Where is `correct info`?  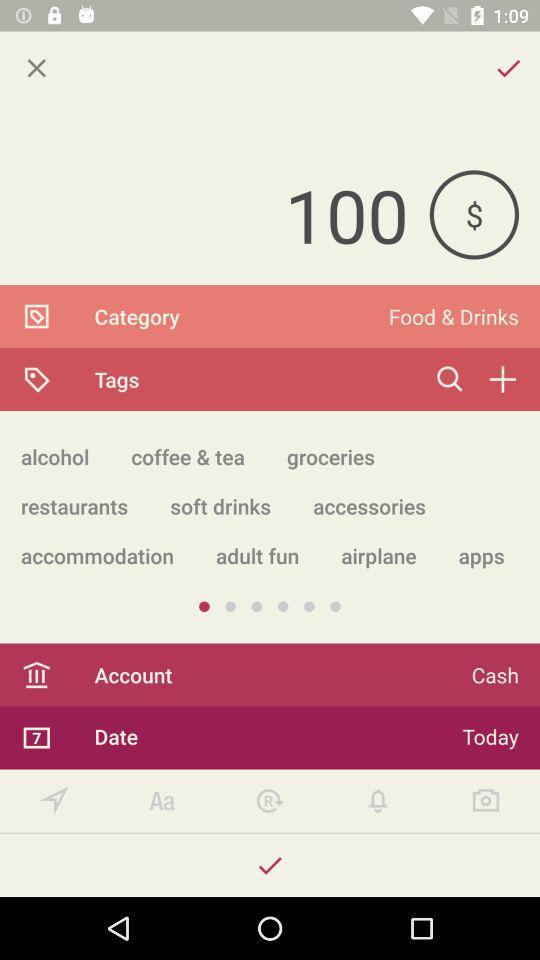
correct info is located at coordinates (270, 864).